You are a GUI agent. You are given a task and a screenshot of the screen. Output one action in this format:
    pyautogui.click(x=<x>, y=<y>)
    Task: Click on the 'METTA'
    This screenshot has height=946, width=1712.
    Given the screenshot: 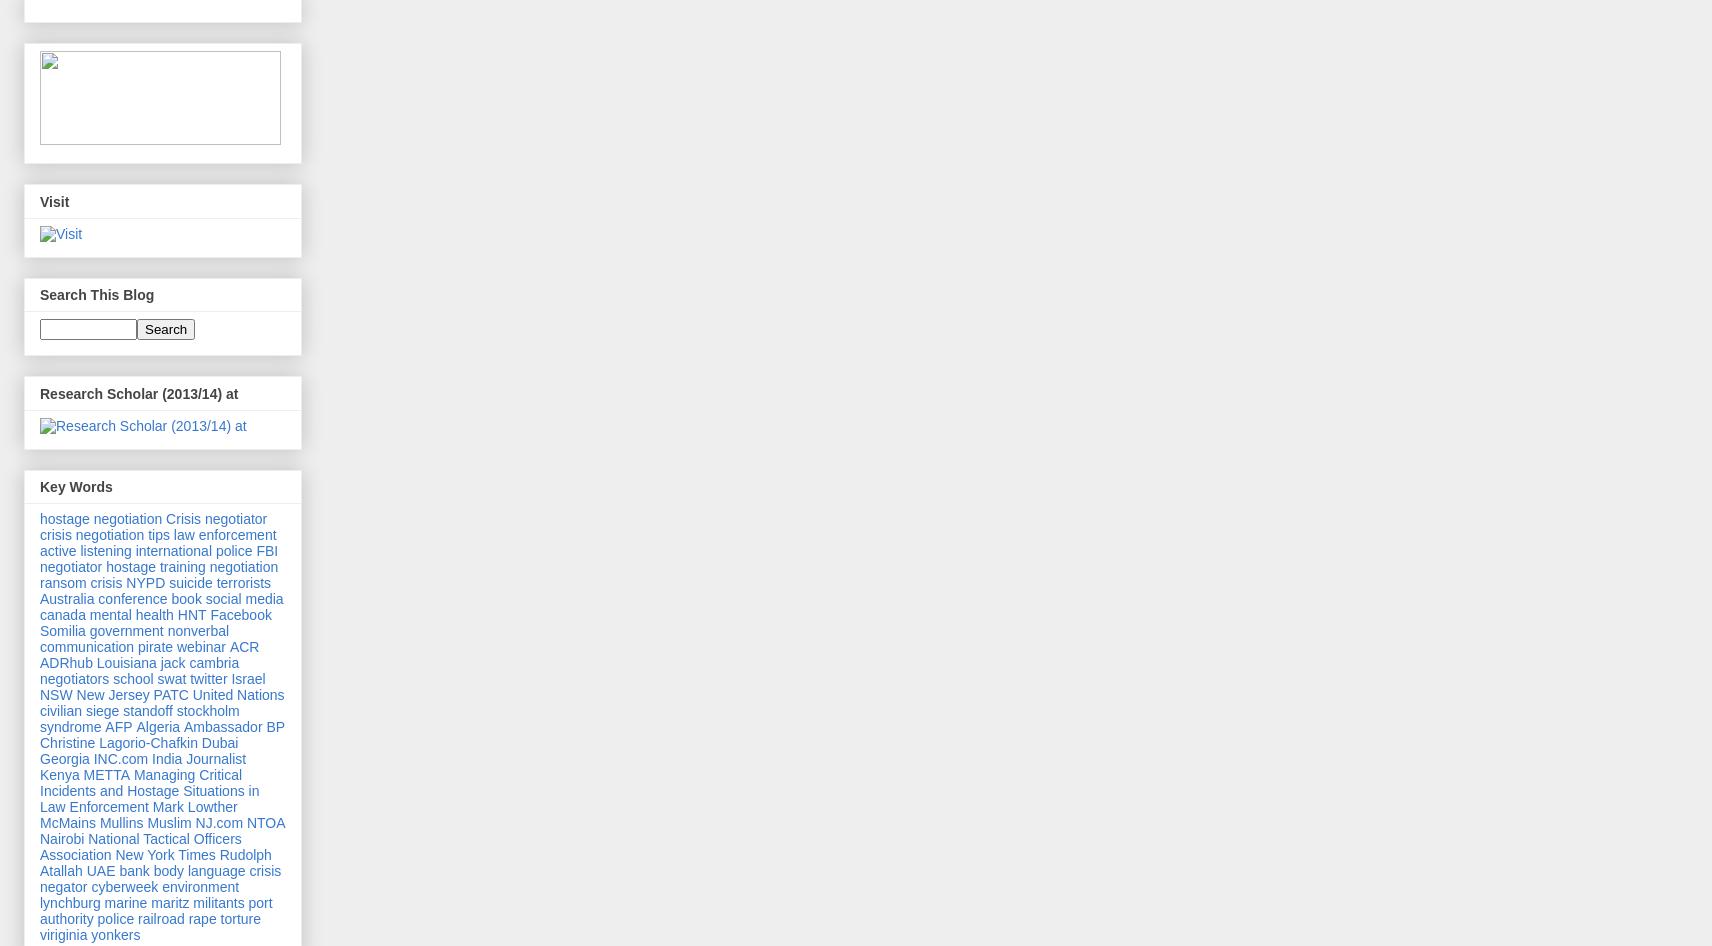 What is the action you would take?
    pyautogui.click(x=105, y=773)
    